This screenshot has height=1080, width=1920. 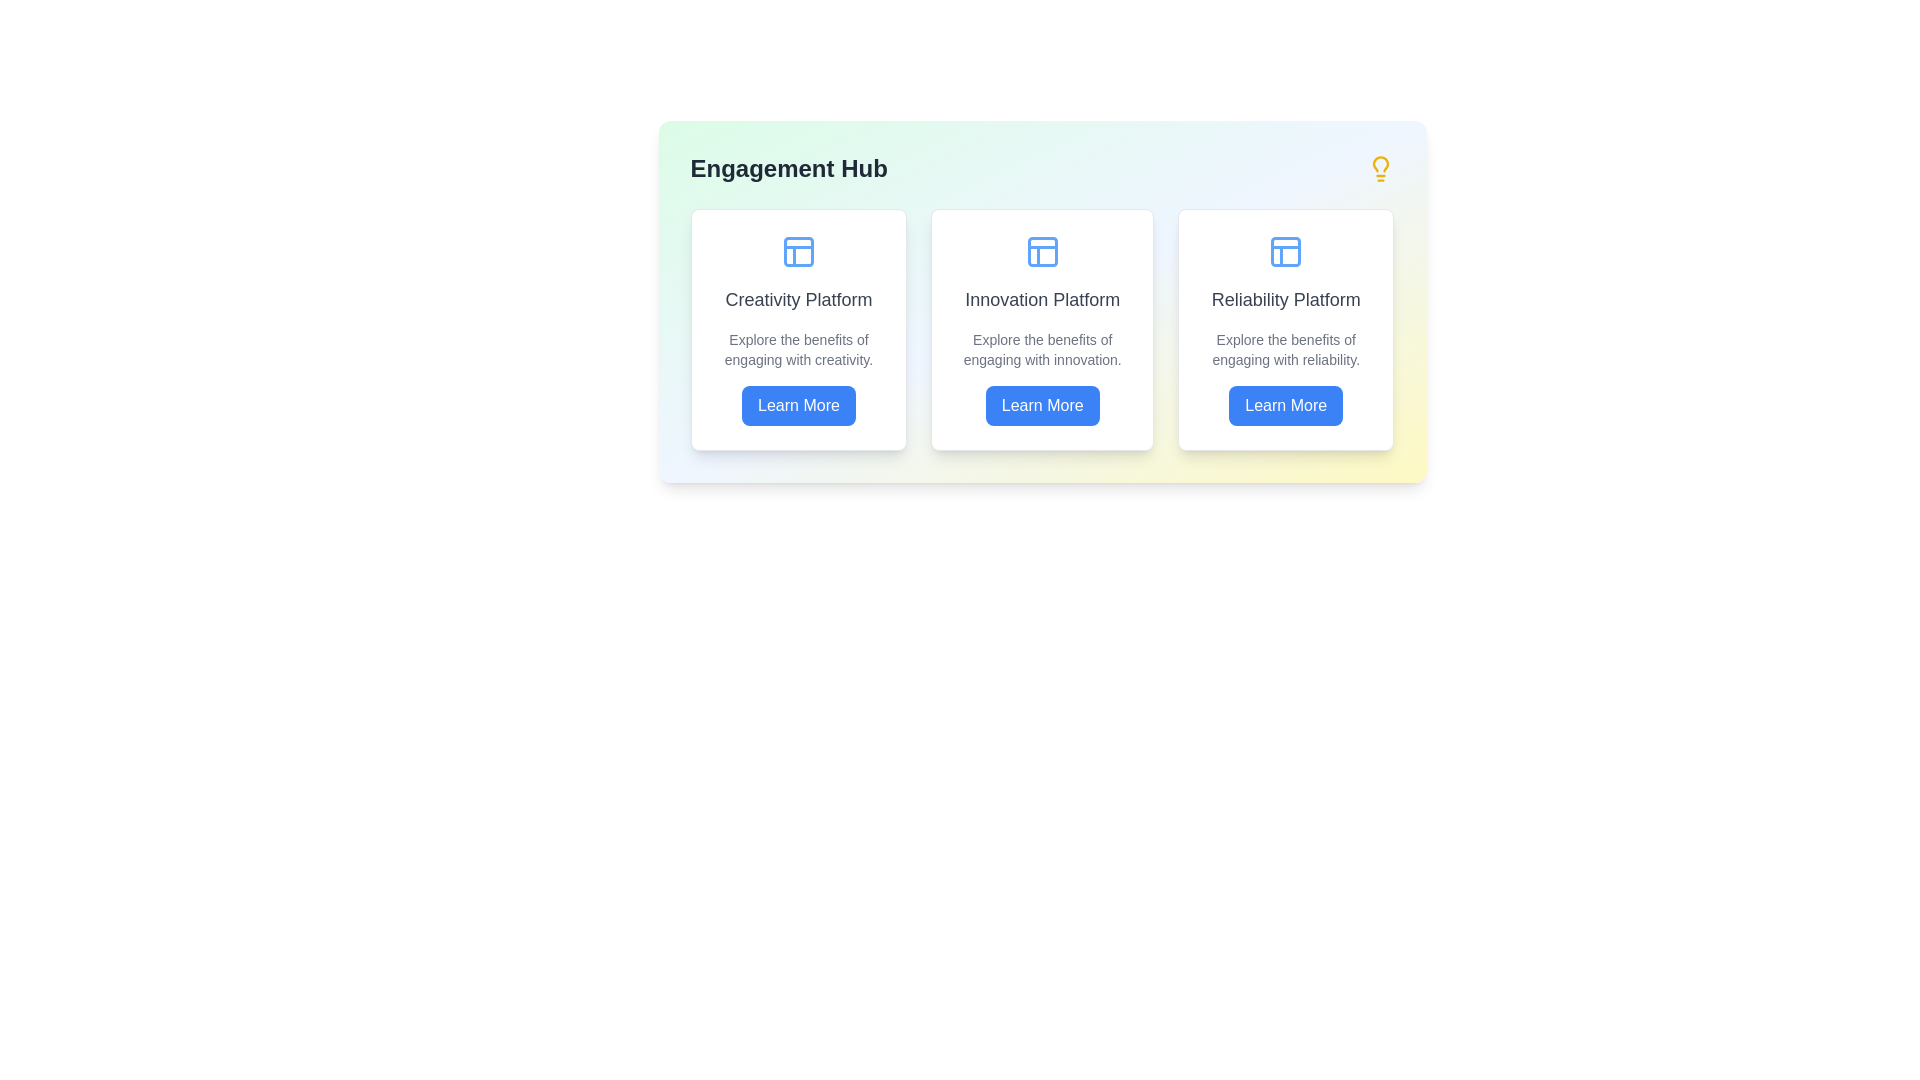 I want to click on the subtitle text element that provides descriptive information about the 'Reliability Platform' panel, located directly under the title 'Reliability Platform' in the rightmost panel, so click(x=1286, y=349).